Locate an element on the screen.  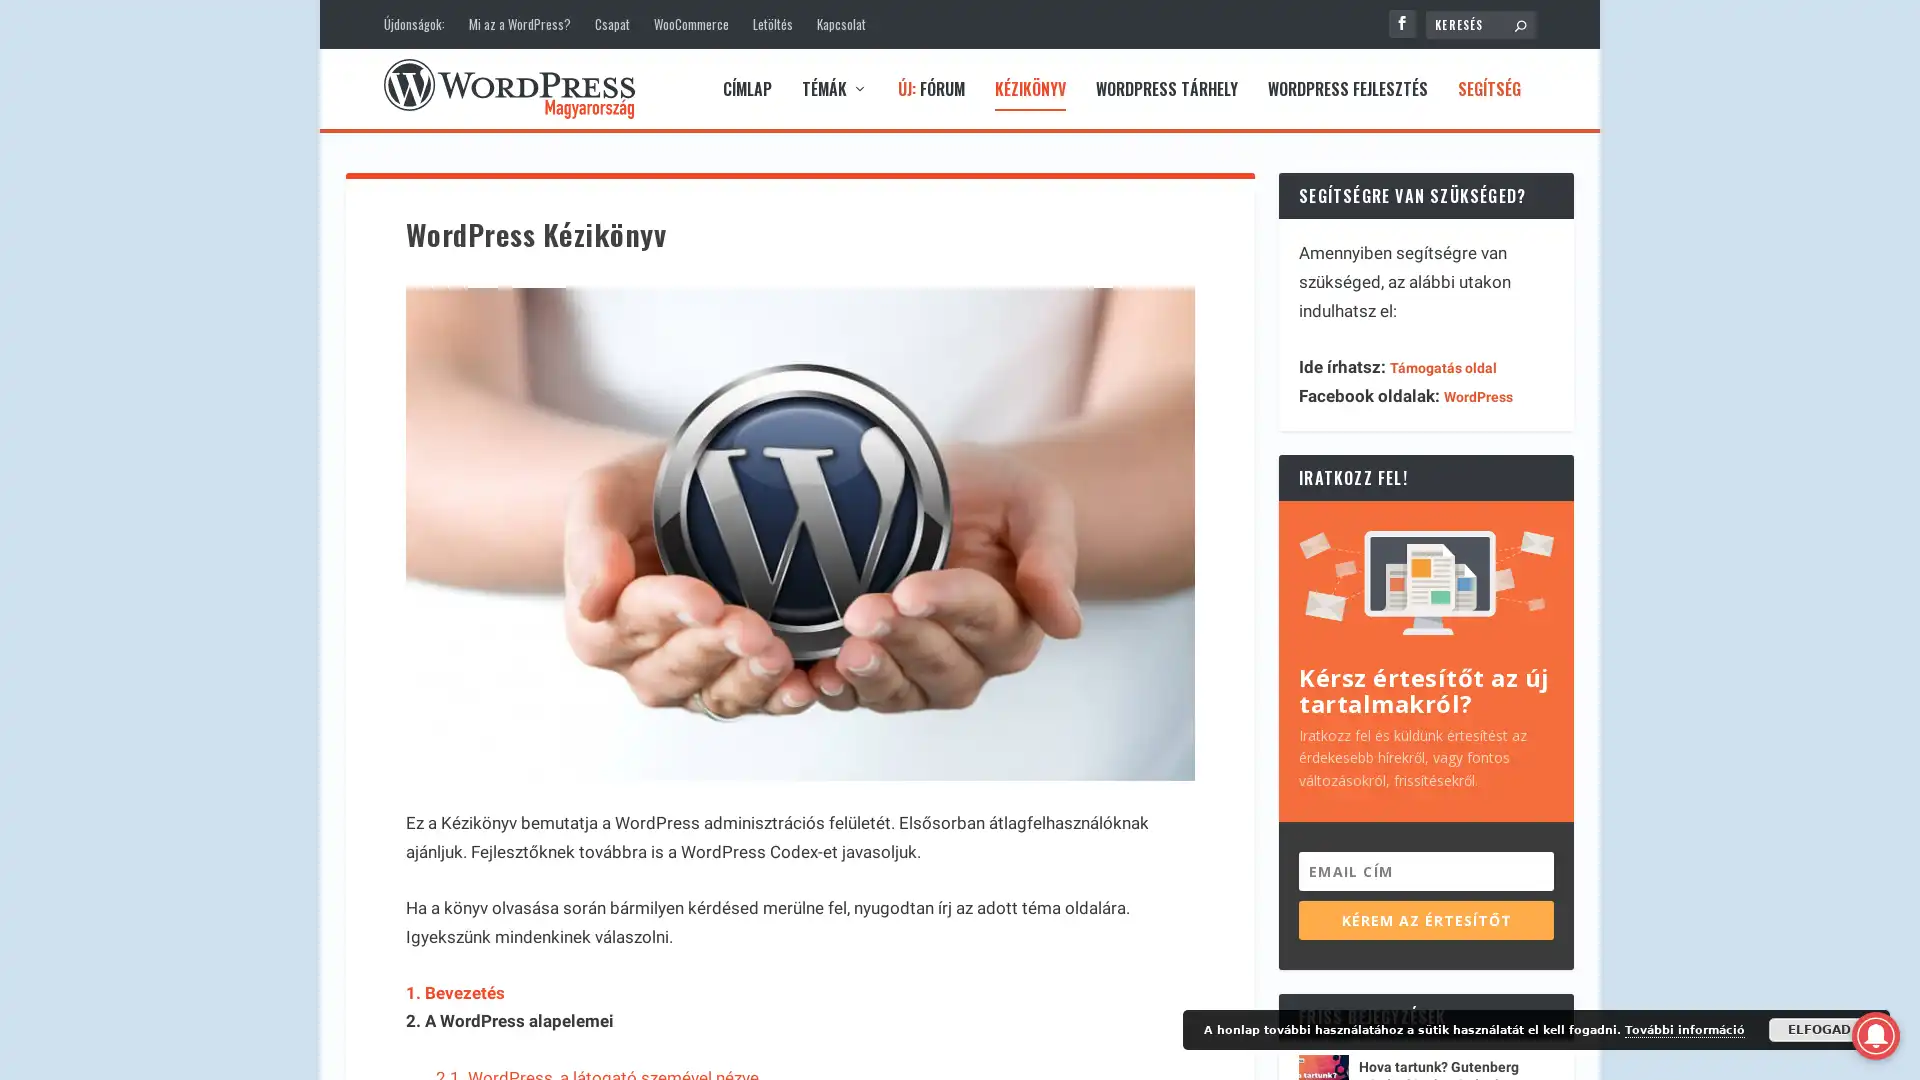
KEREM AZ ERTESITOT is located at coordinates (1425, 919).